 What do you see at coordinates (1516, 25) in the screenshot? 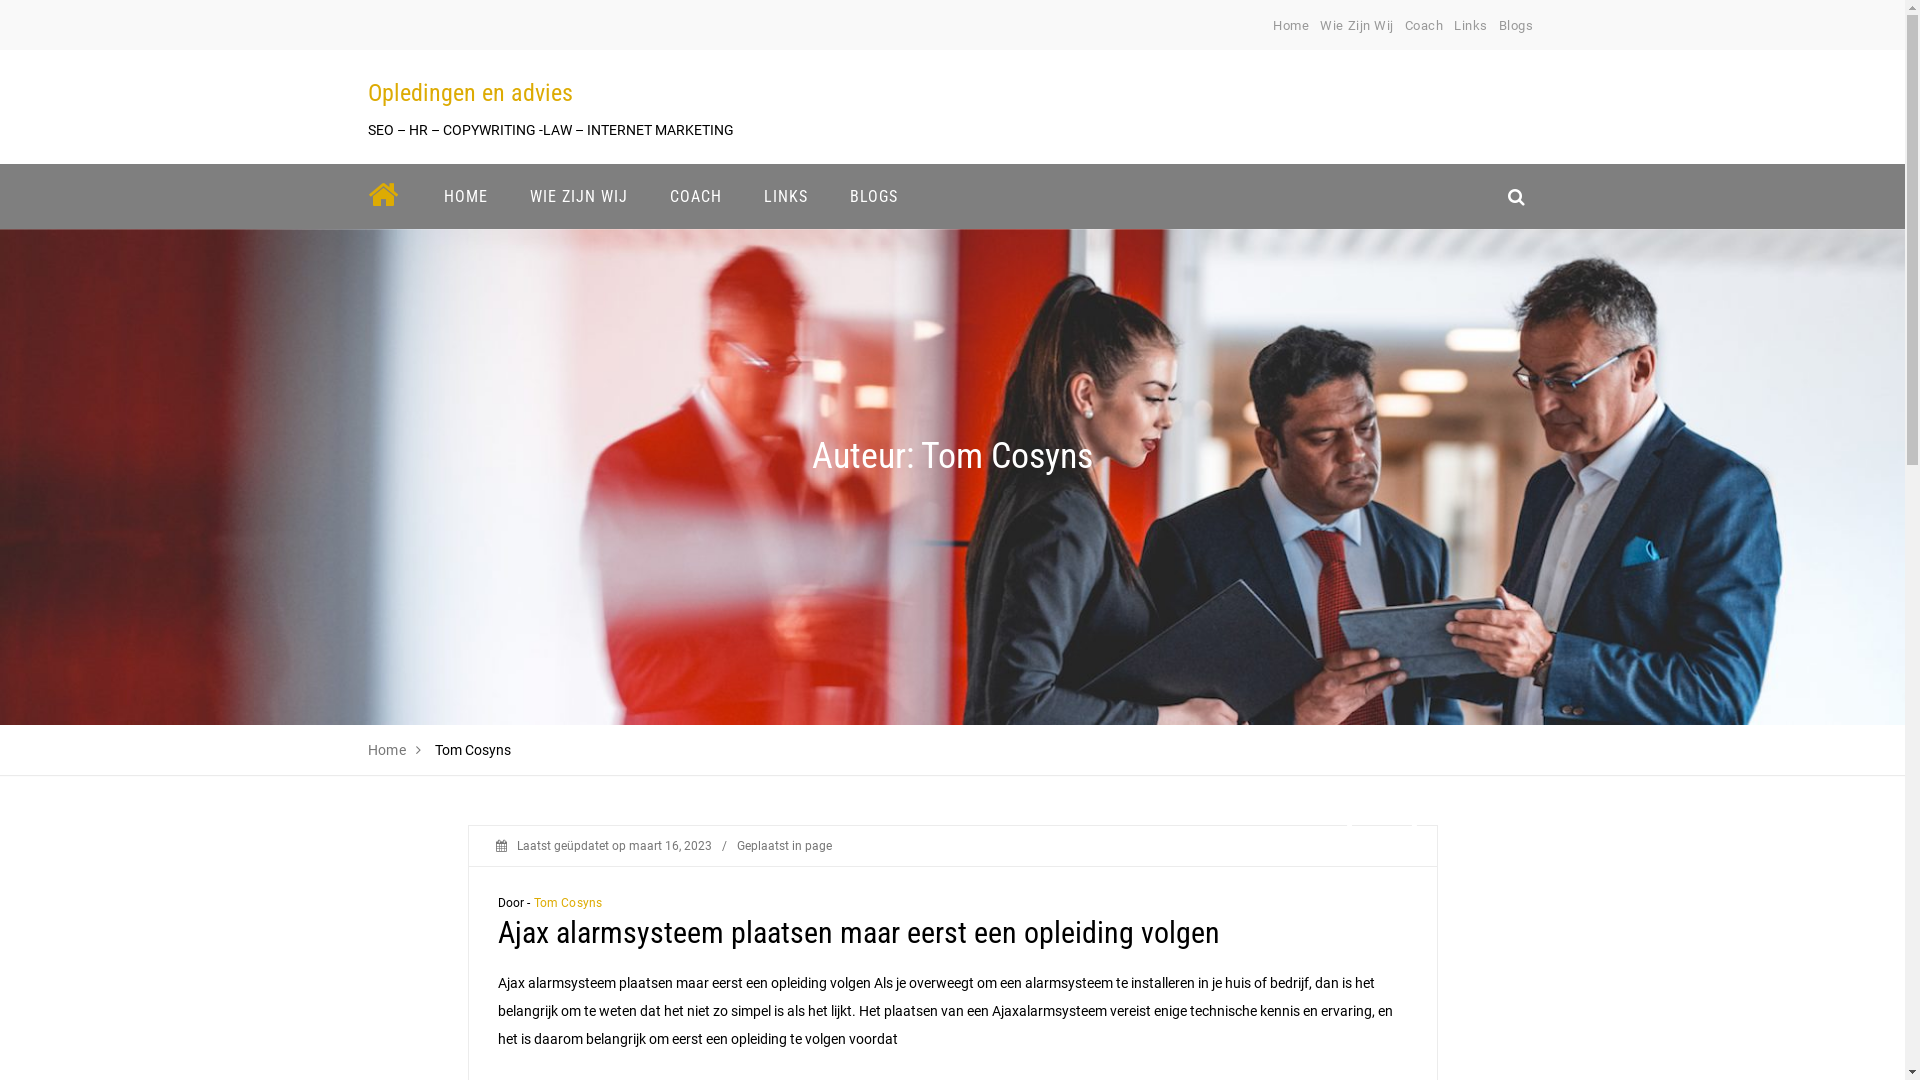
I see `'Blogs'` at bounding box center [1516, 25].